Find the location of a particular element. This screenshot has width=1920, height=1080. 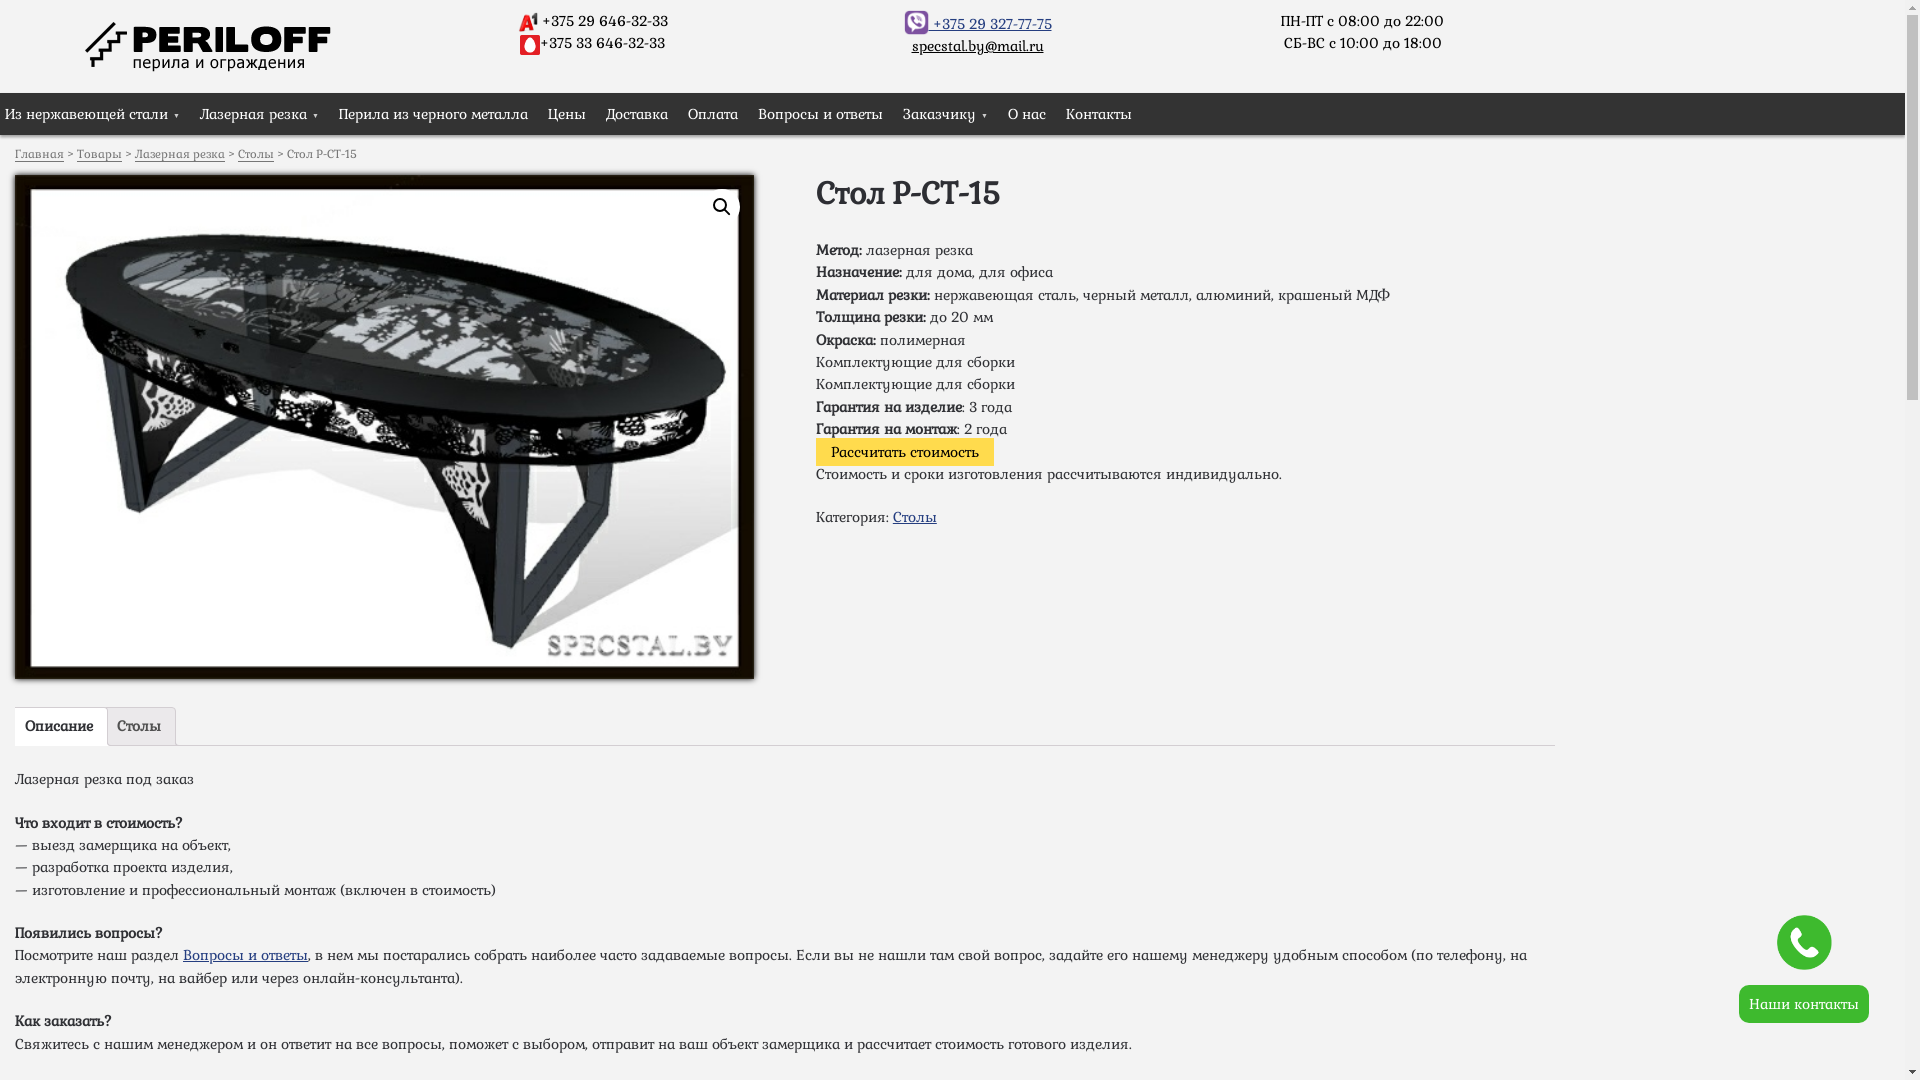

'+375 29 646-32-33' is located at coordinates (603, 20).